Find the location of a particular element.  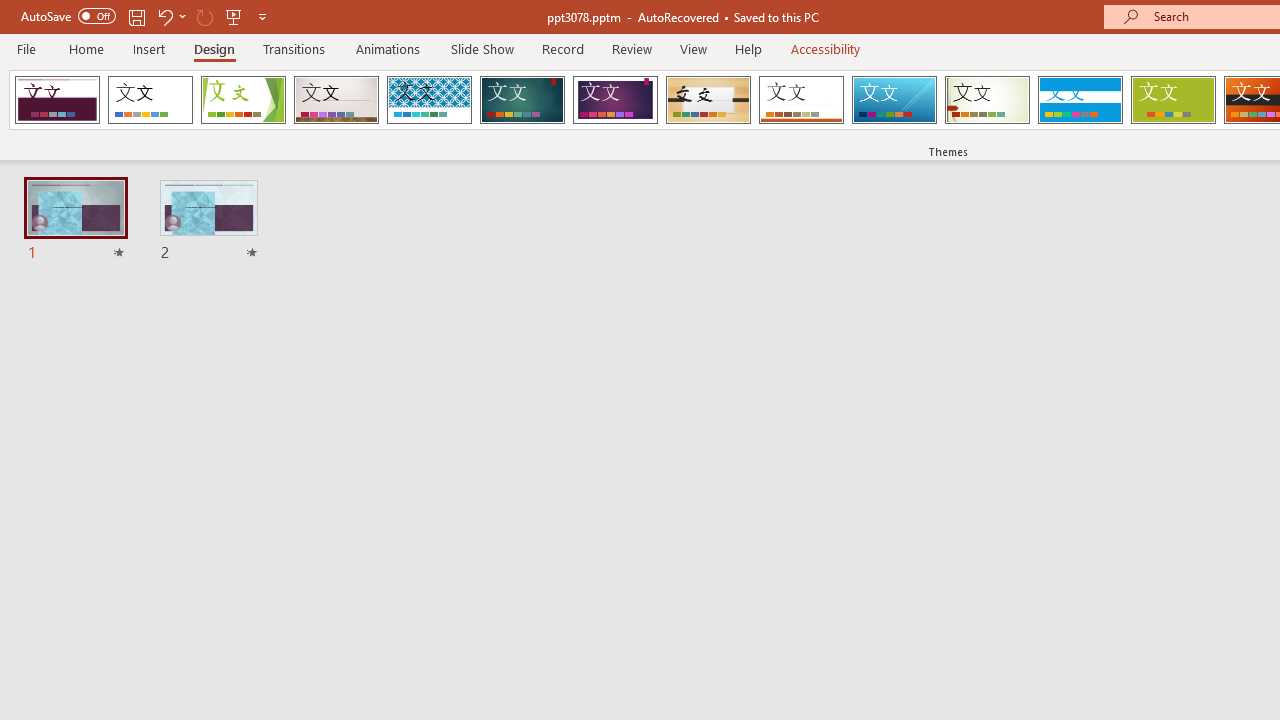

'Organic' is located at coordinates (708, 100).